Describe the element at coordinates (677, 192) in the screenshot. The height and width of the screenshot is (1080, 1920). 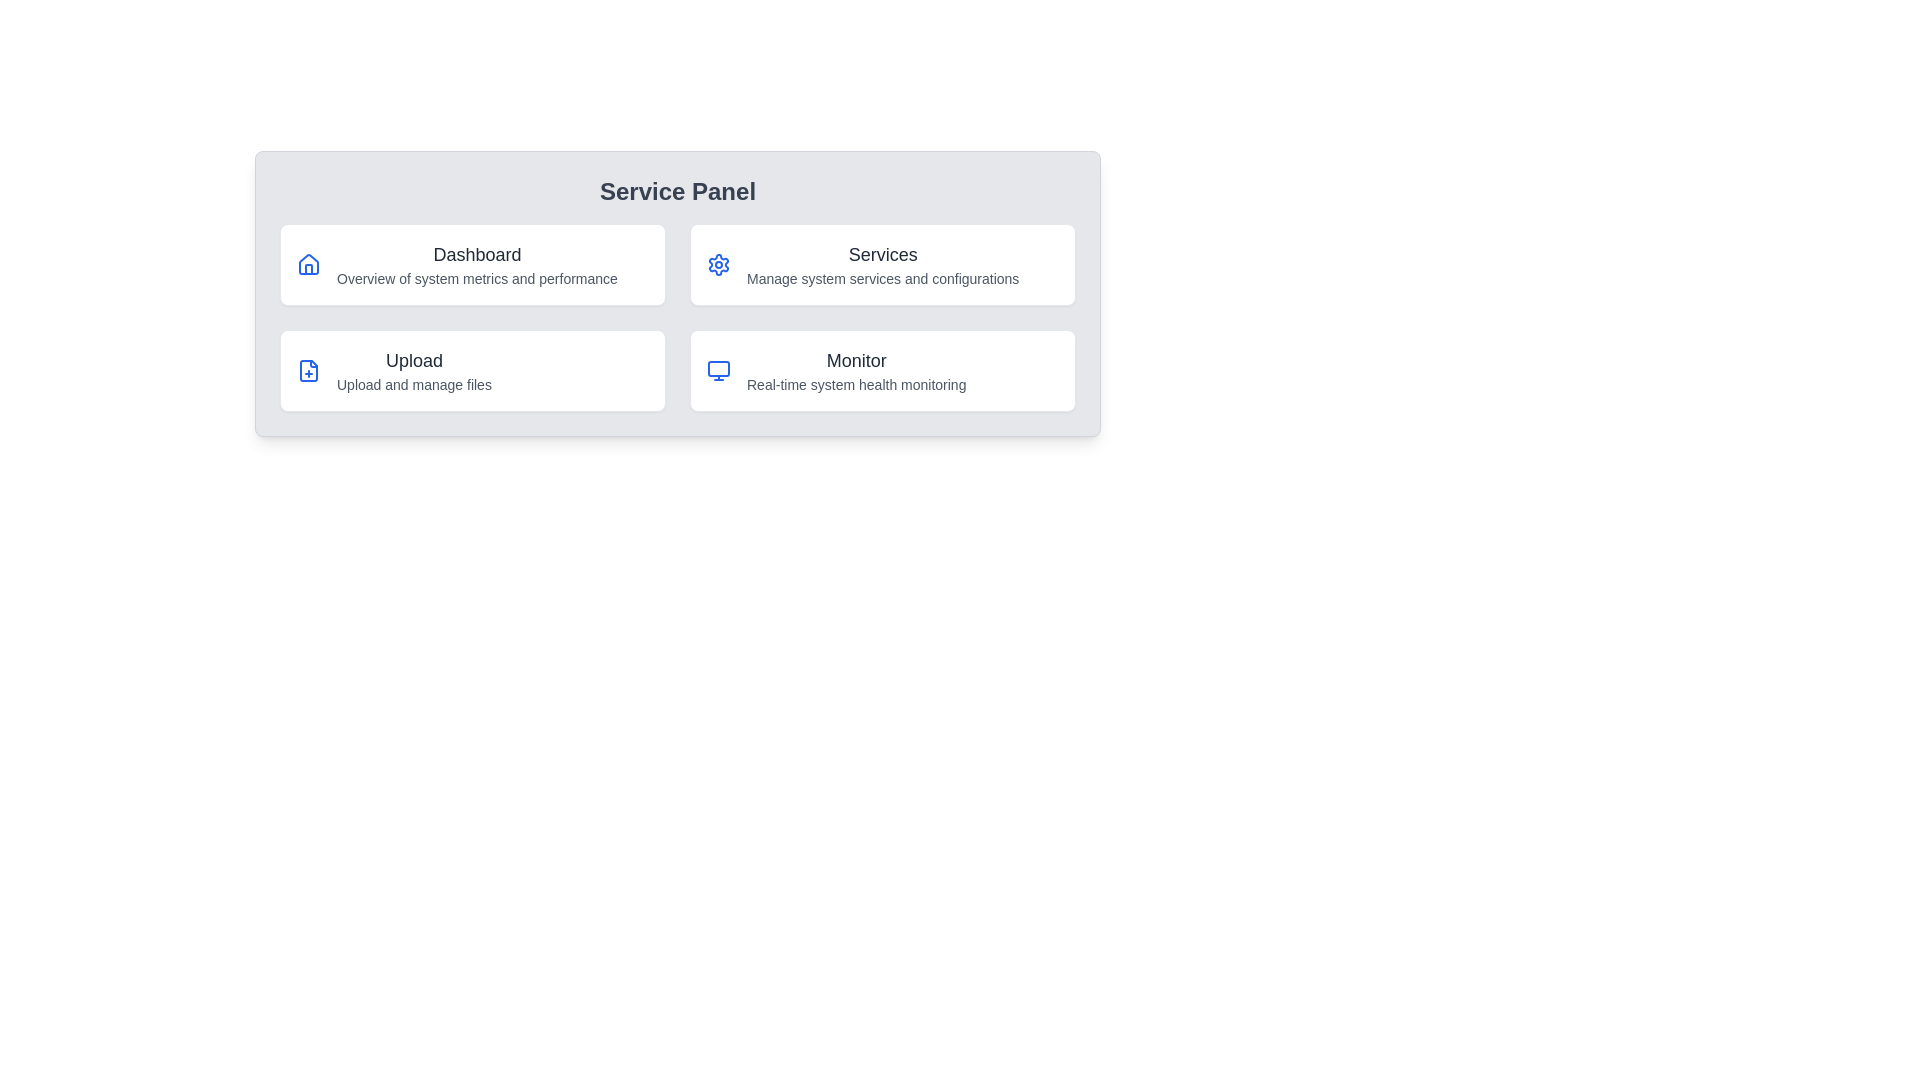
I see `the title text component at the top of the panel layout, which serves as the header for managing services` at that location.